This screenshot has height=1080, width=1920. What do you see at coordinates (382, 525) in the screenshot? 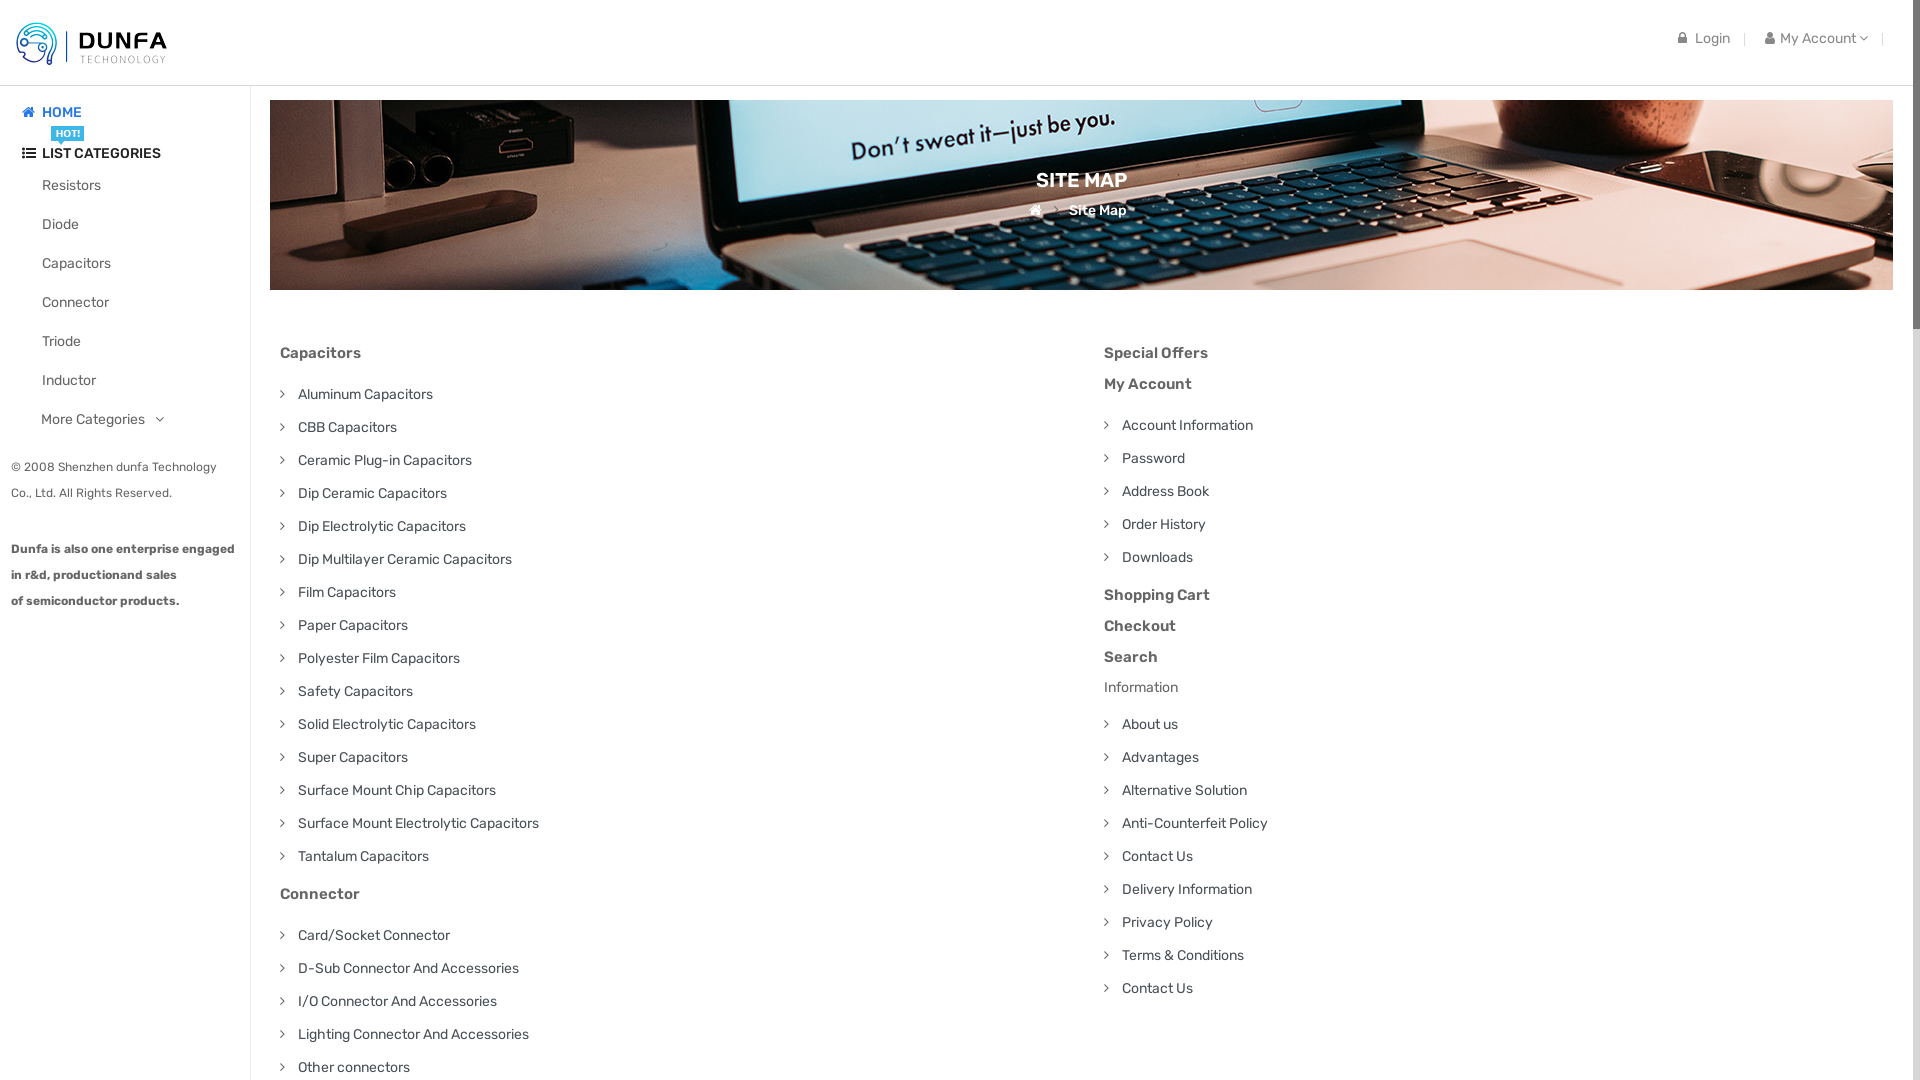
I see `'Dip Electrolytic Capacitors'` at bounding box center [382, 525].